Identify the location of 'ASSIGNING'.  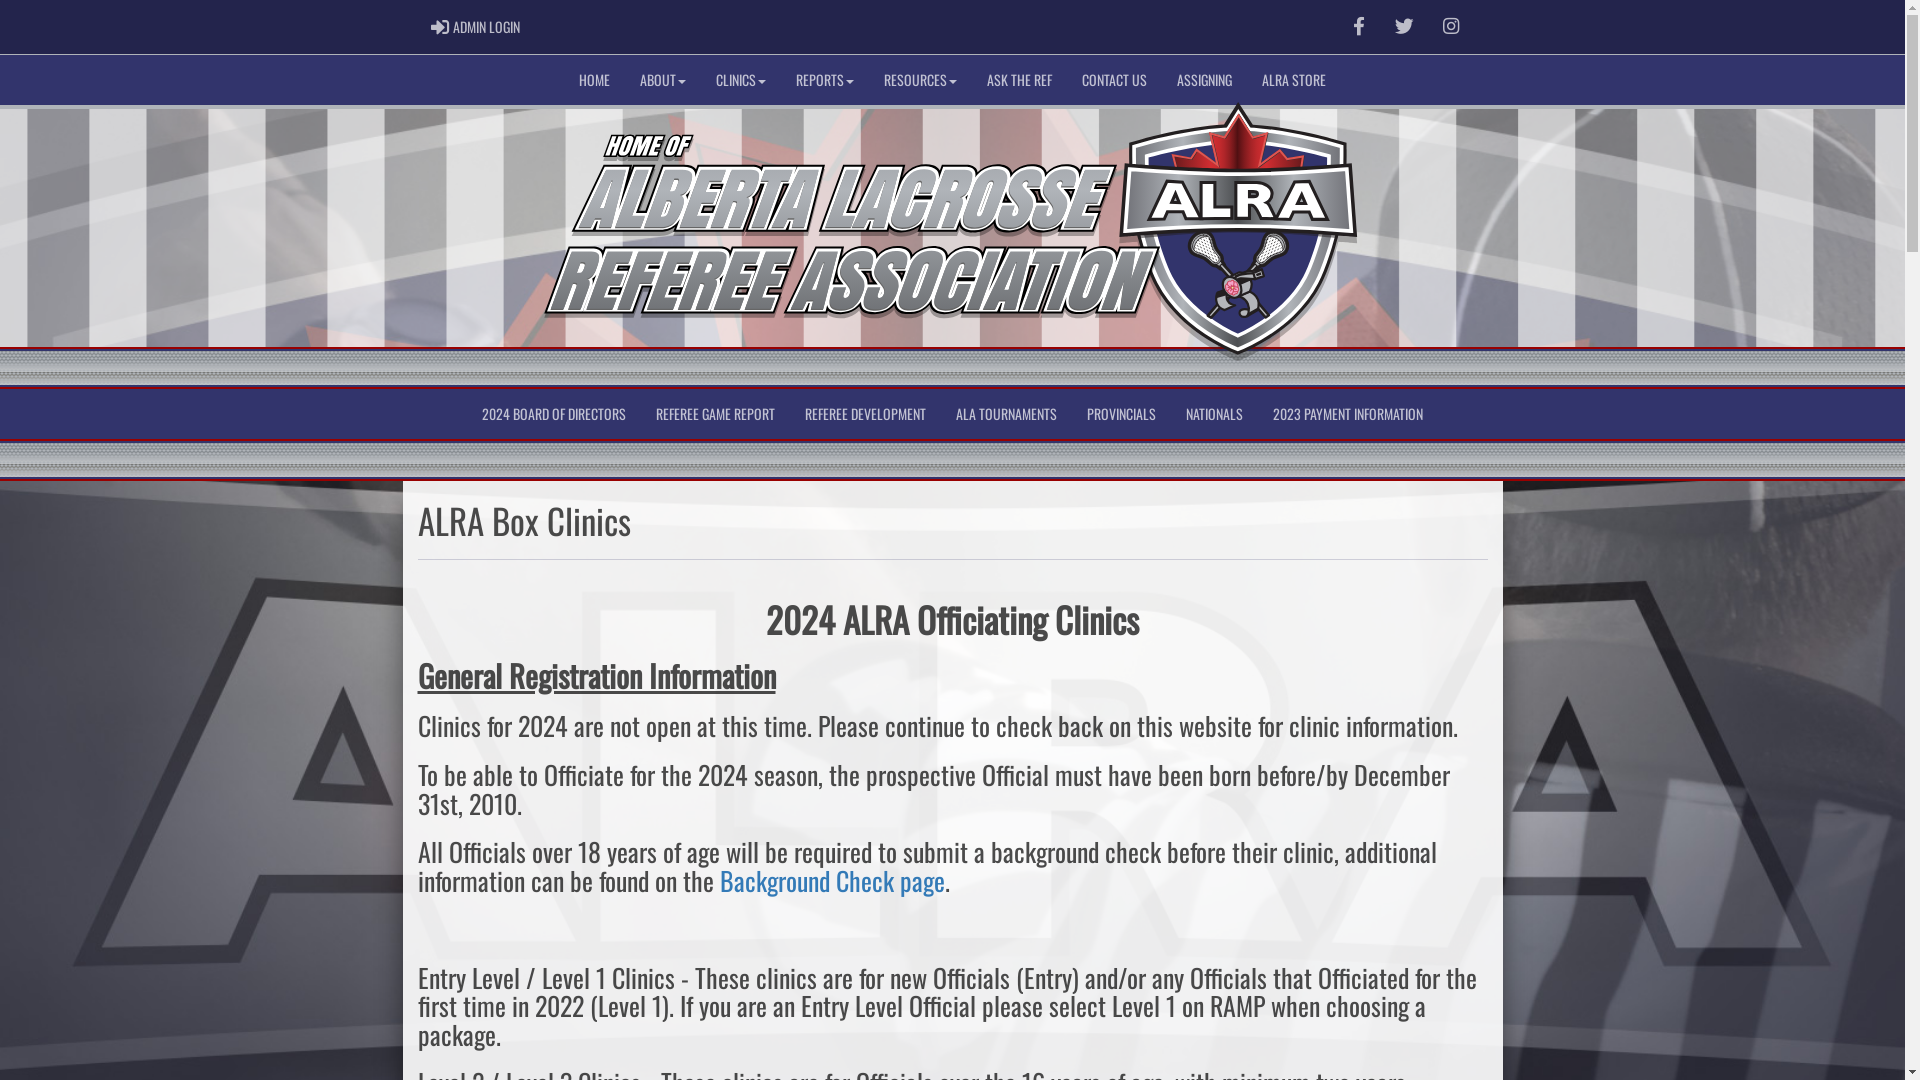
(1203, 79).